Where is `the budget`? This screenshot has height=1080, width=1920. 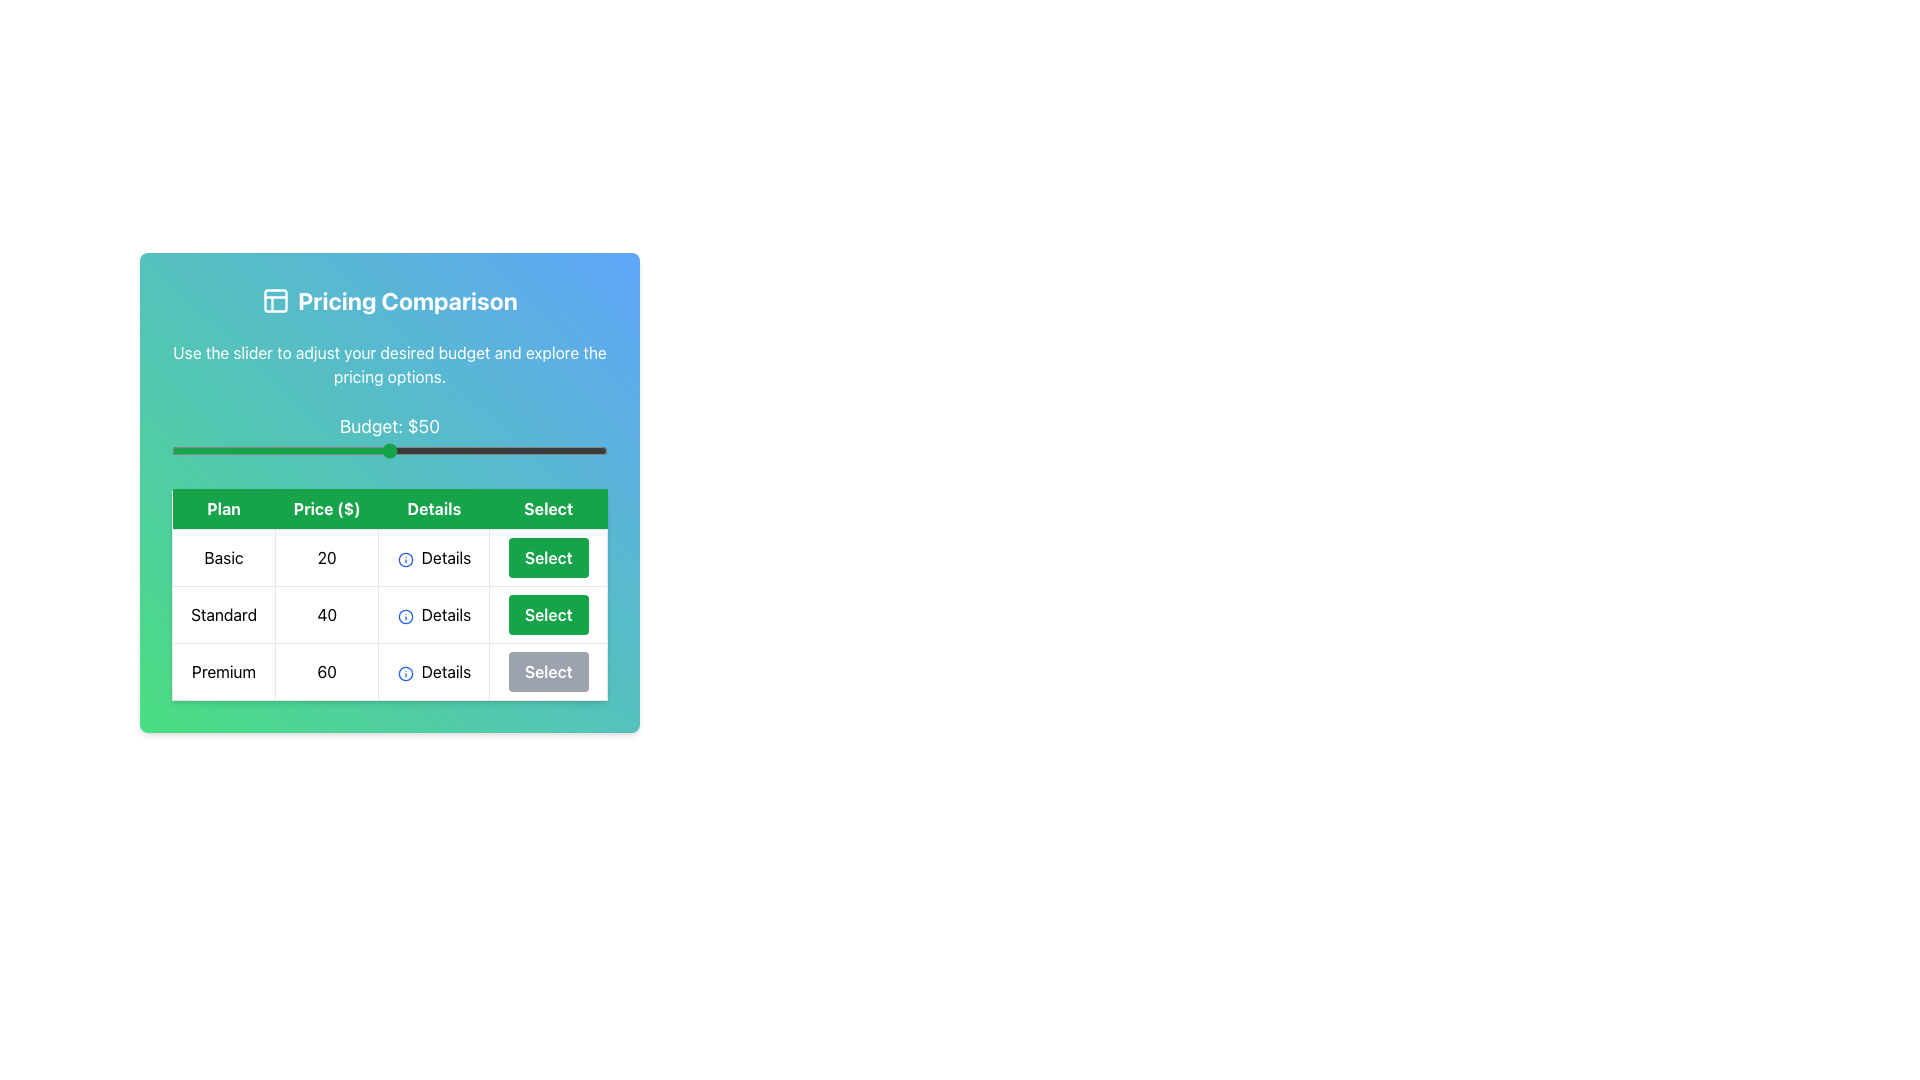 the budget is located at coordinates (245, 451).